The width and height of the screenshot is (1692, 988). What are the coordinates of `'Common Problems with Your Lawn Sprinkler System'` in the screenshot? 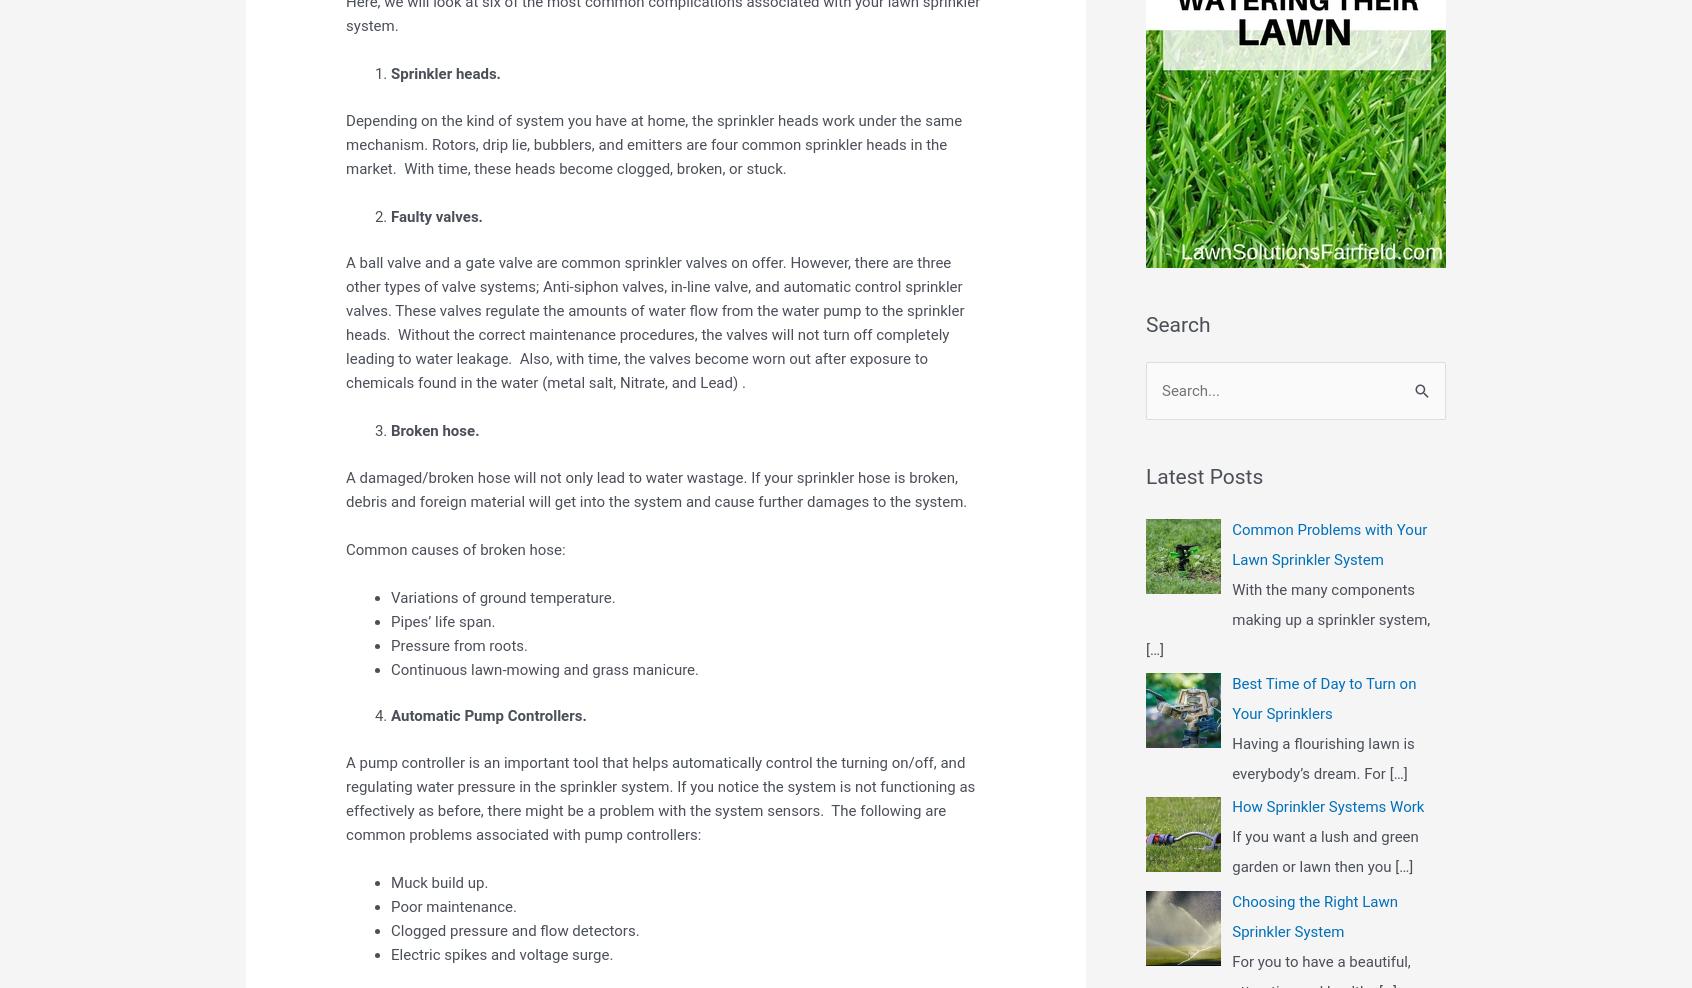 It's located at (1328, 542).